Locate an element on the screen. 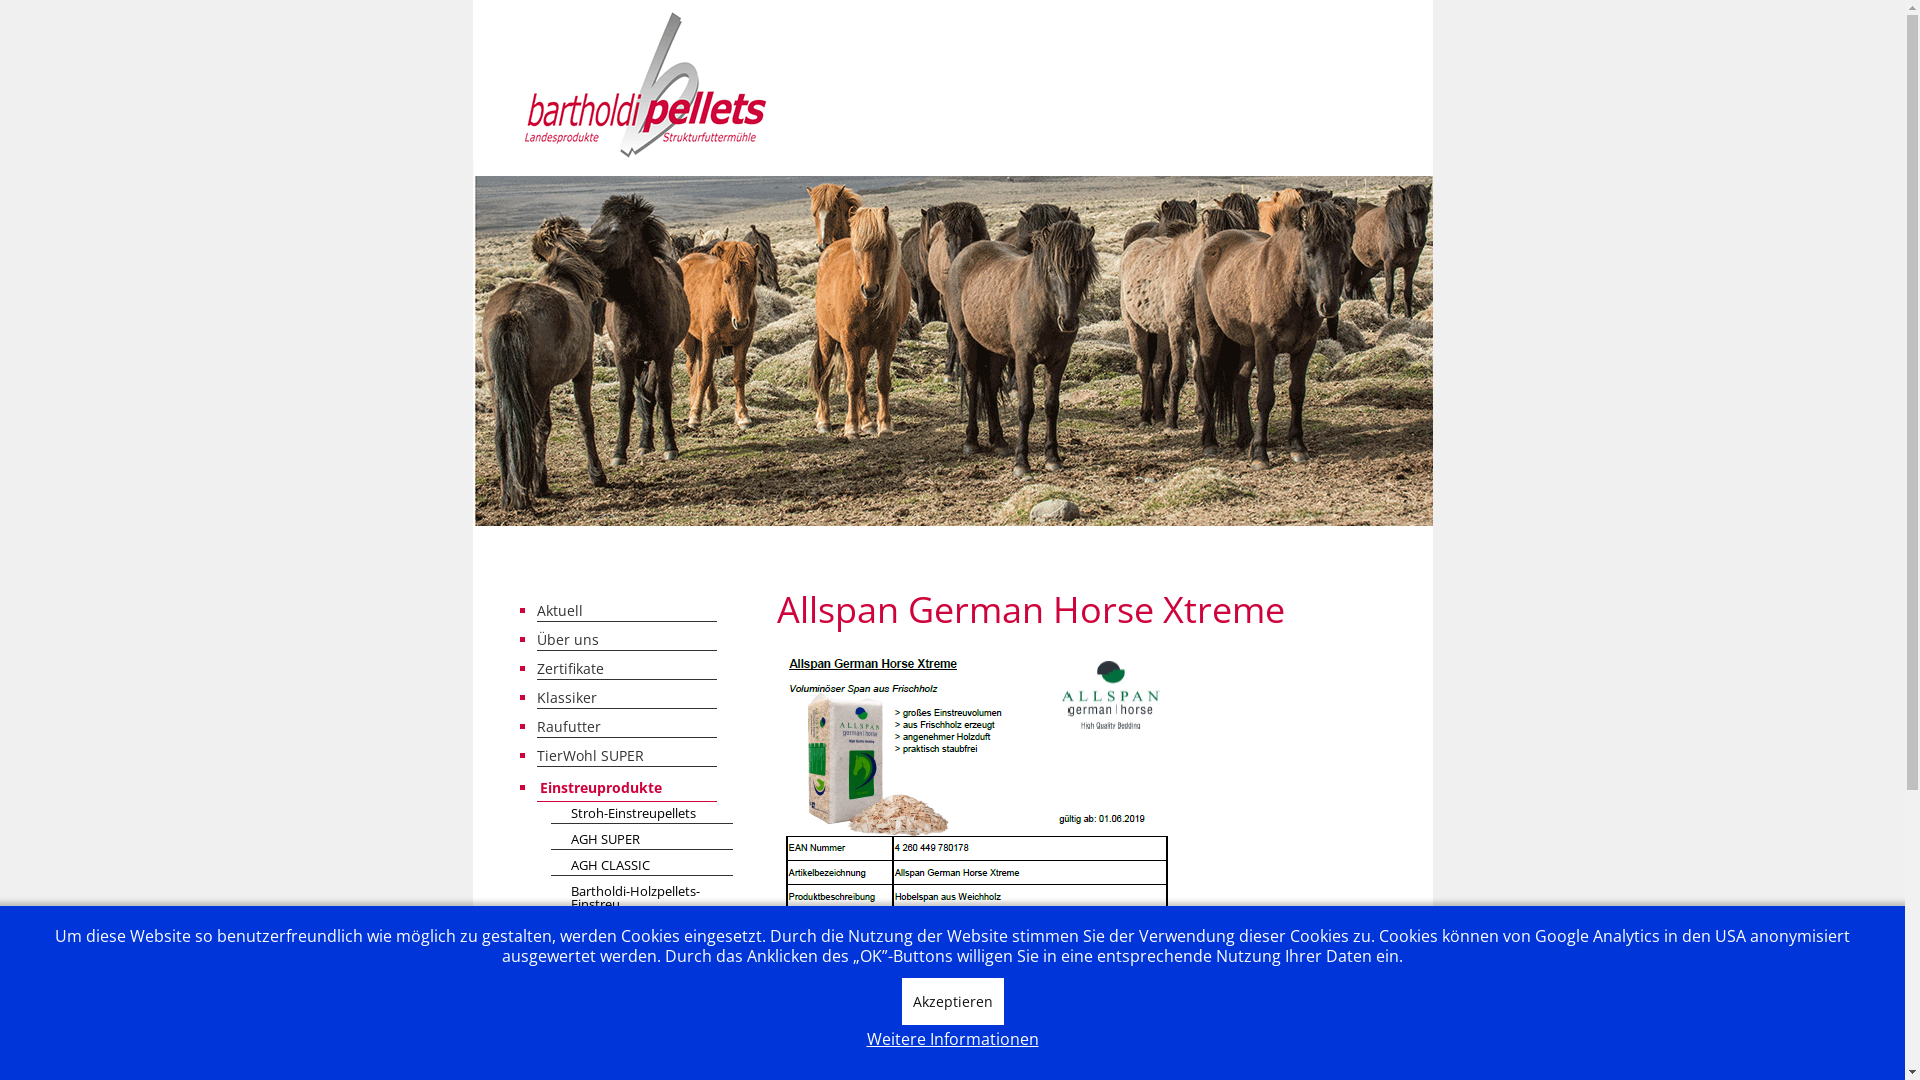  'Bartholdi-Holzpellets-Einstreu' is located at coordinates (641, 897).